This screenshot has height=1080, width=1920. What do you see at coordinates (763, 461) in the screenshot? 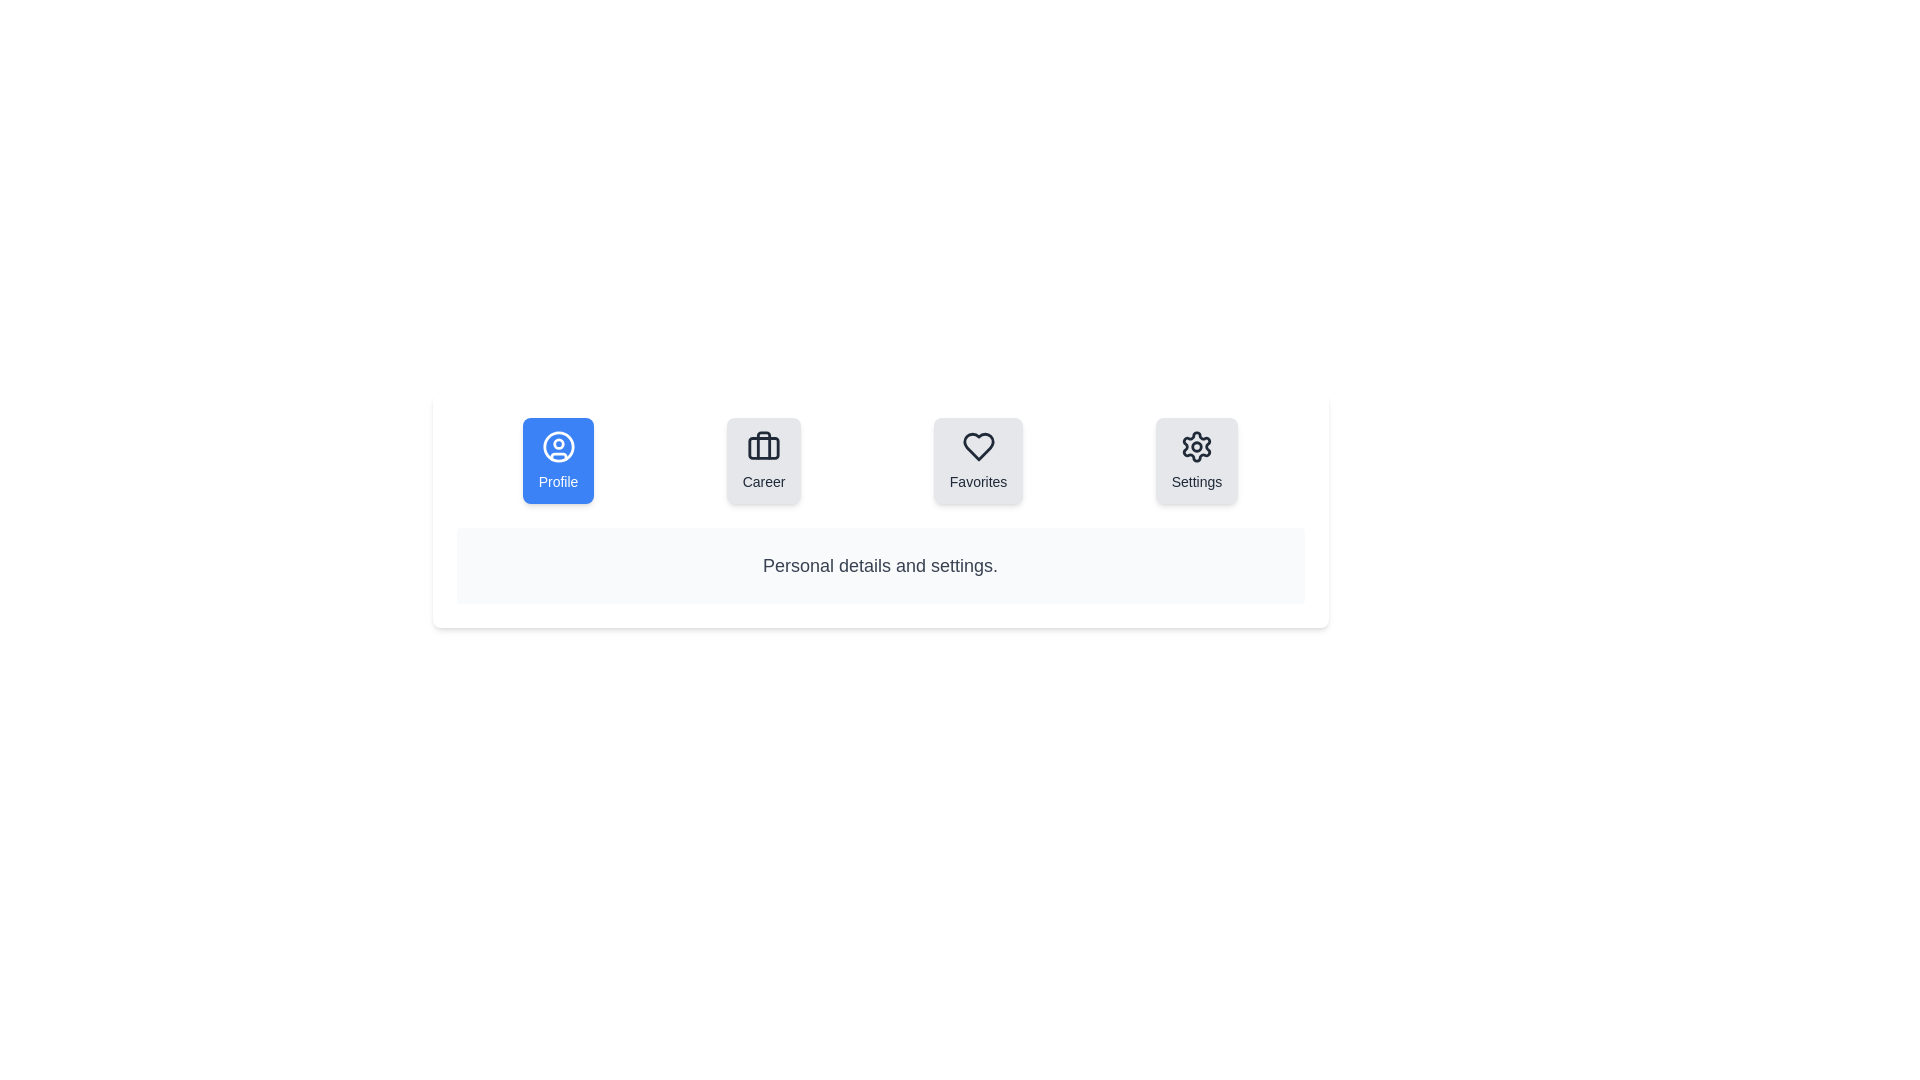
I see `the Career tab` at bounding box center [763, 461].